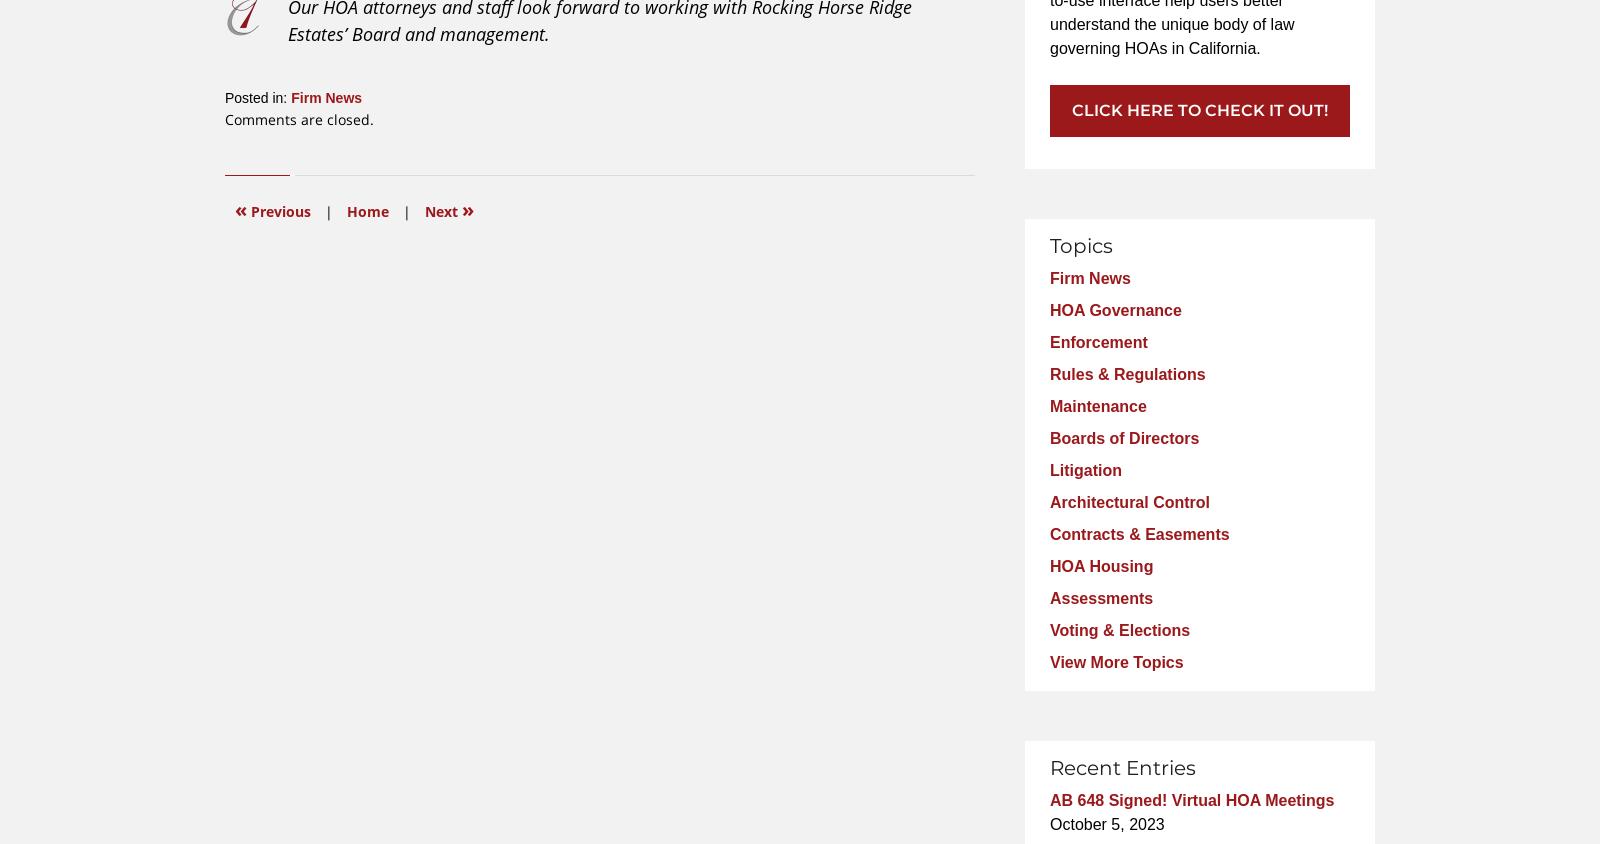 The height and width of the screenshot is (844, 1600). Describe the element at coordinates (368, 210) in the screenshot. I see `'Home'` at that location.